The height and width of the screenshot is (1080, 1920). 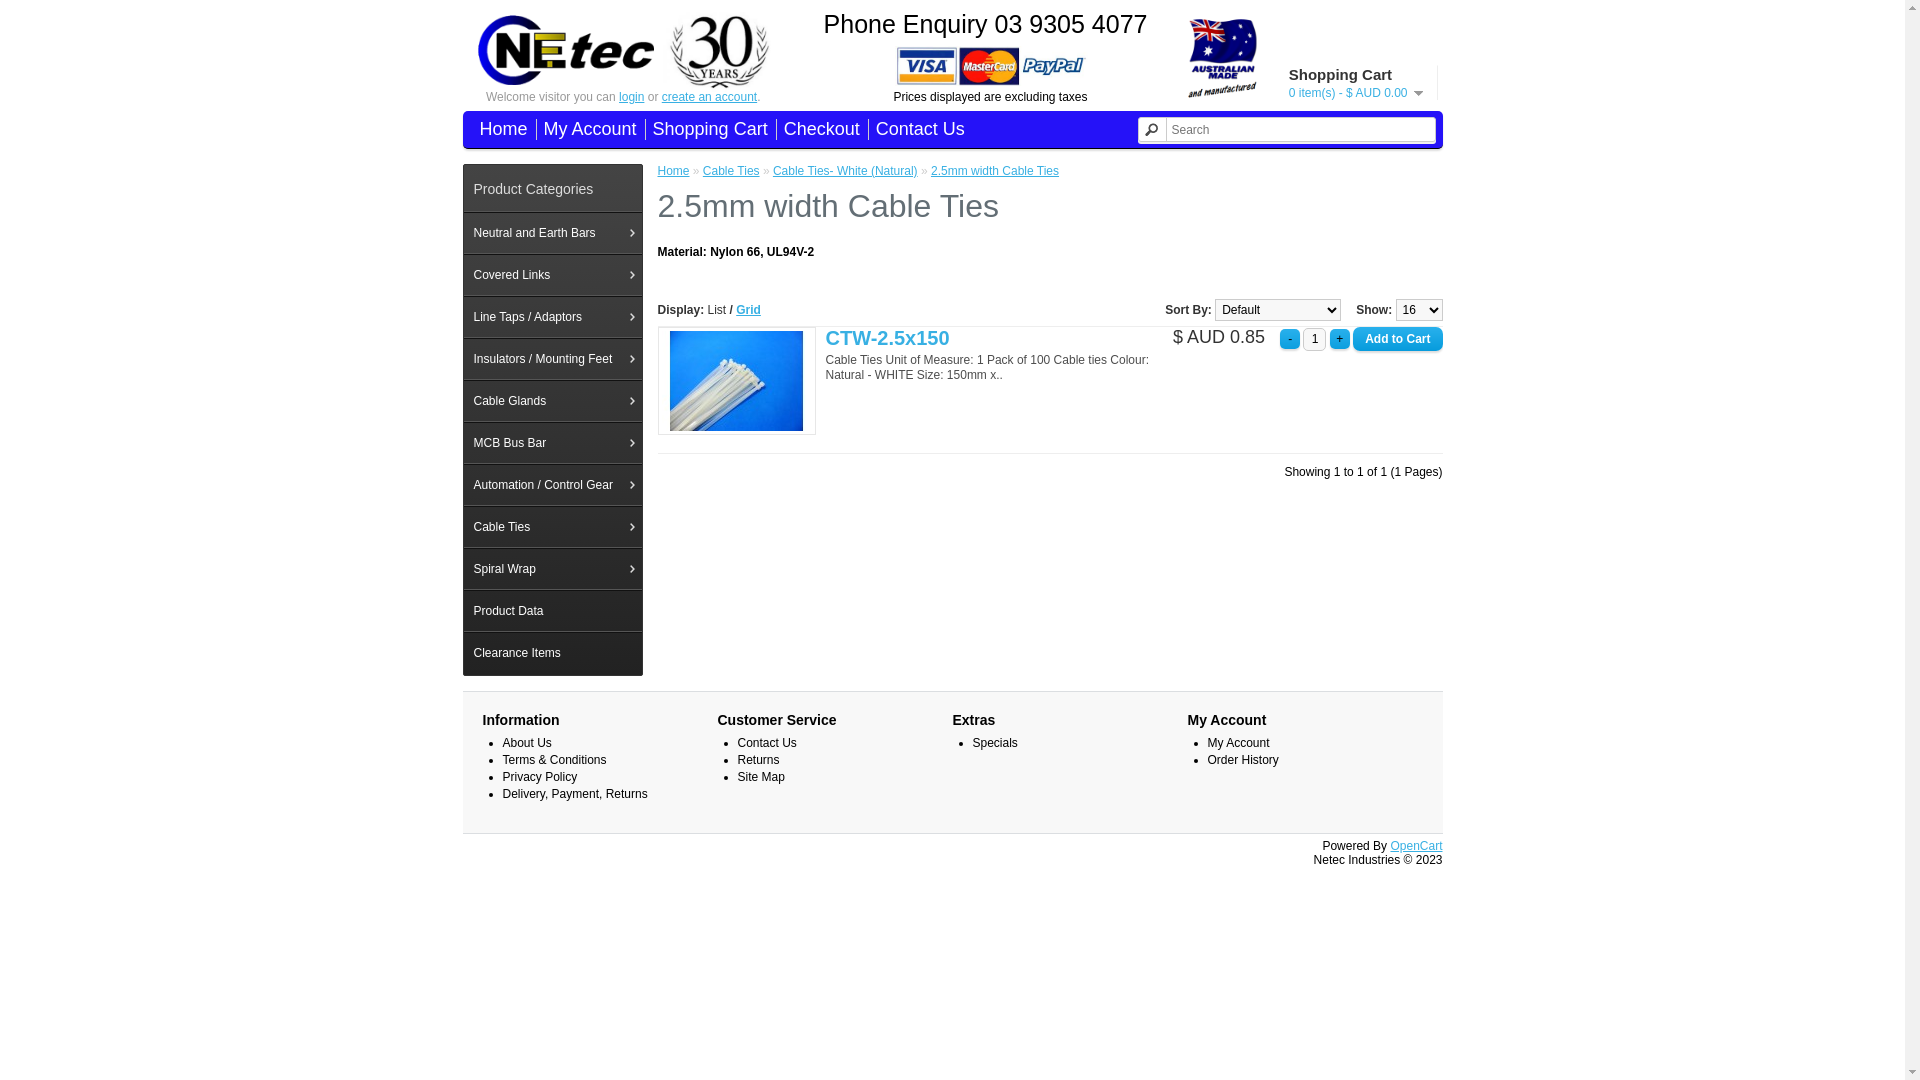 I want to click on 'Order History', so click(x=1242, y=759).